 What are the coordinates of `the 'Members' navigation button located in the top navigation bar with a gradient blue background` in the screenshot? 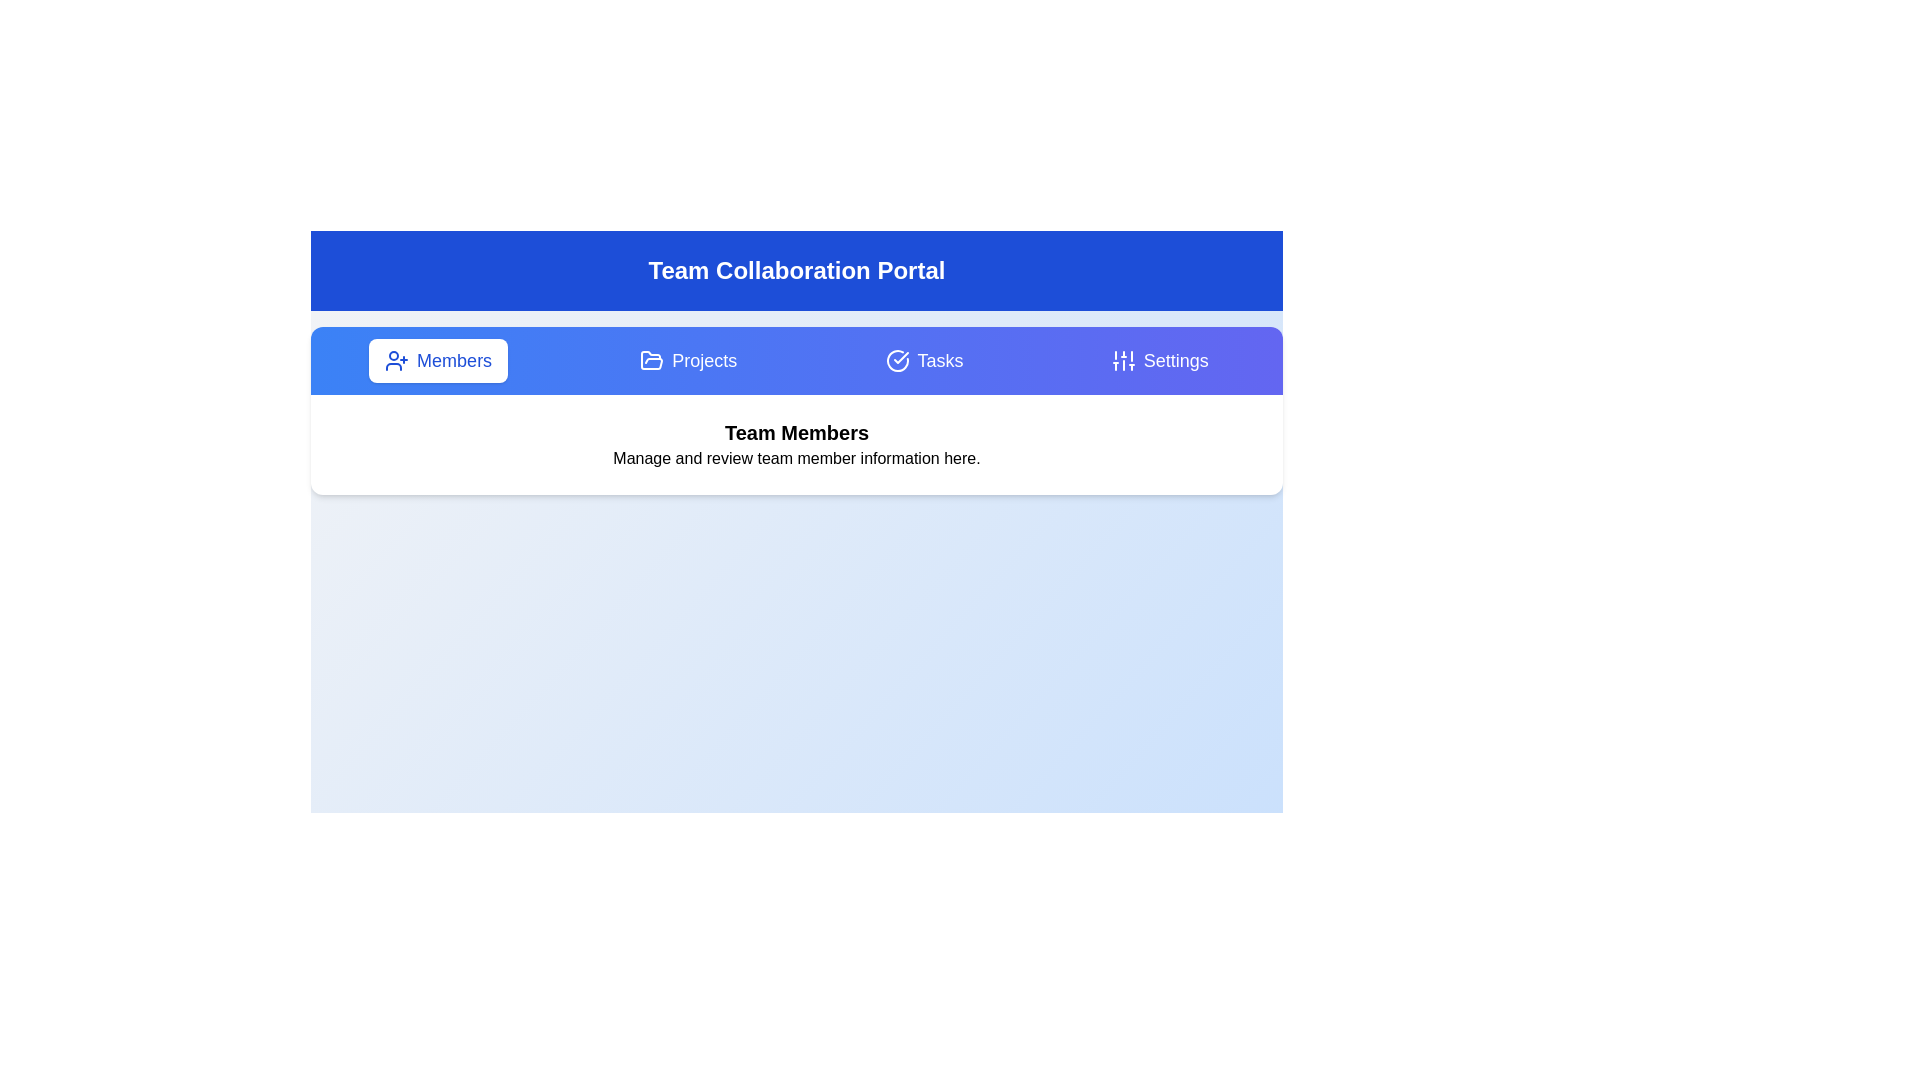 It's located at (437, 361).